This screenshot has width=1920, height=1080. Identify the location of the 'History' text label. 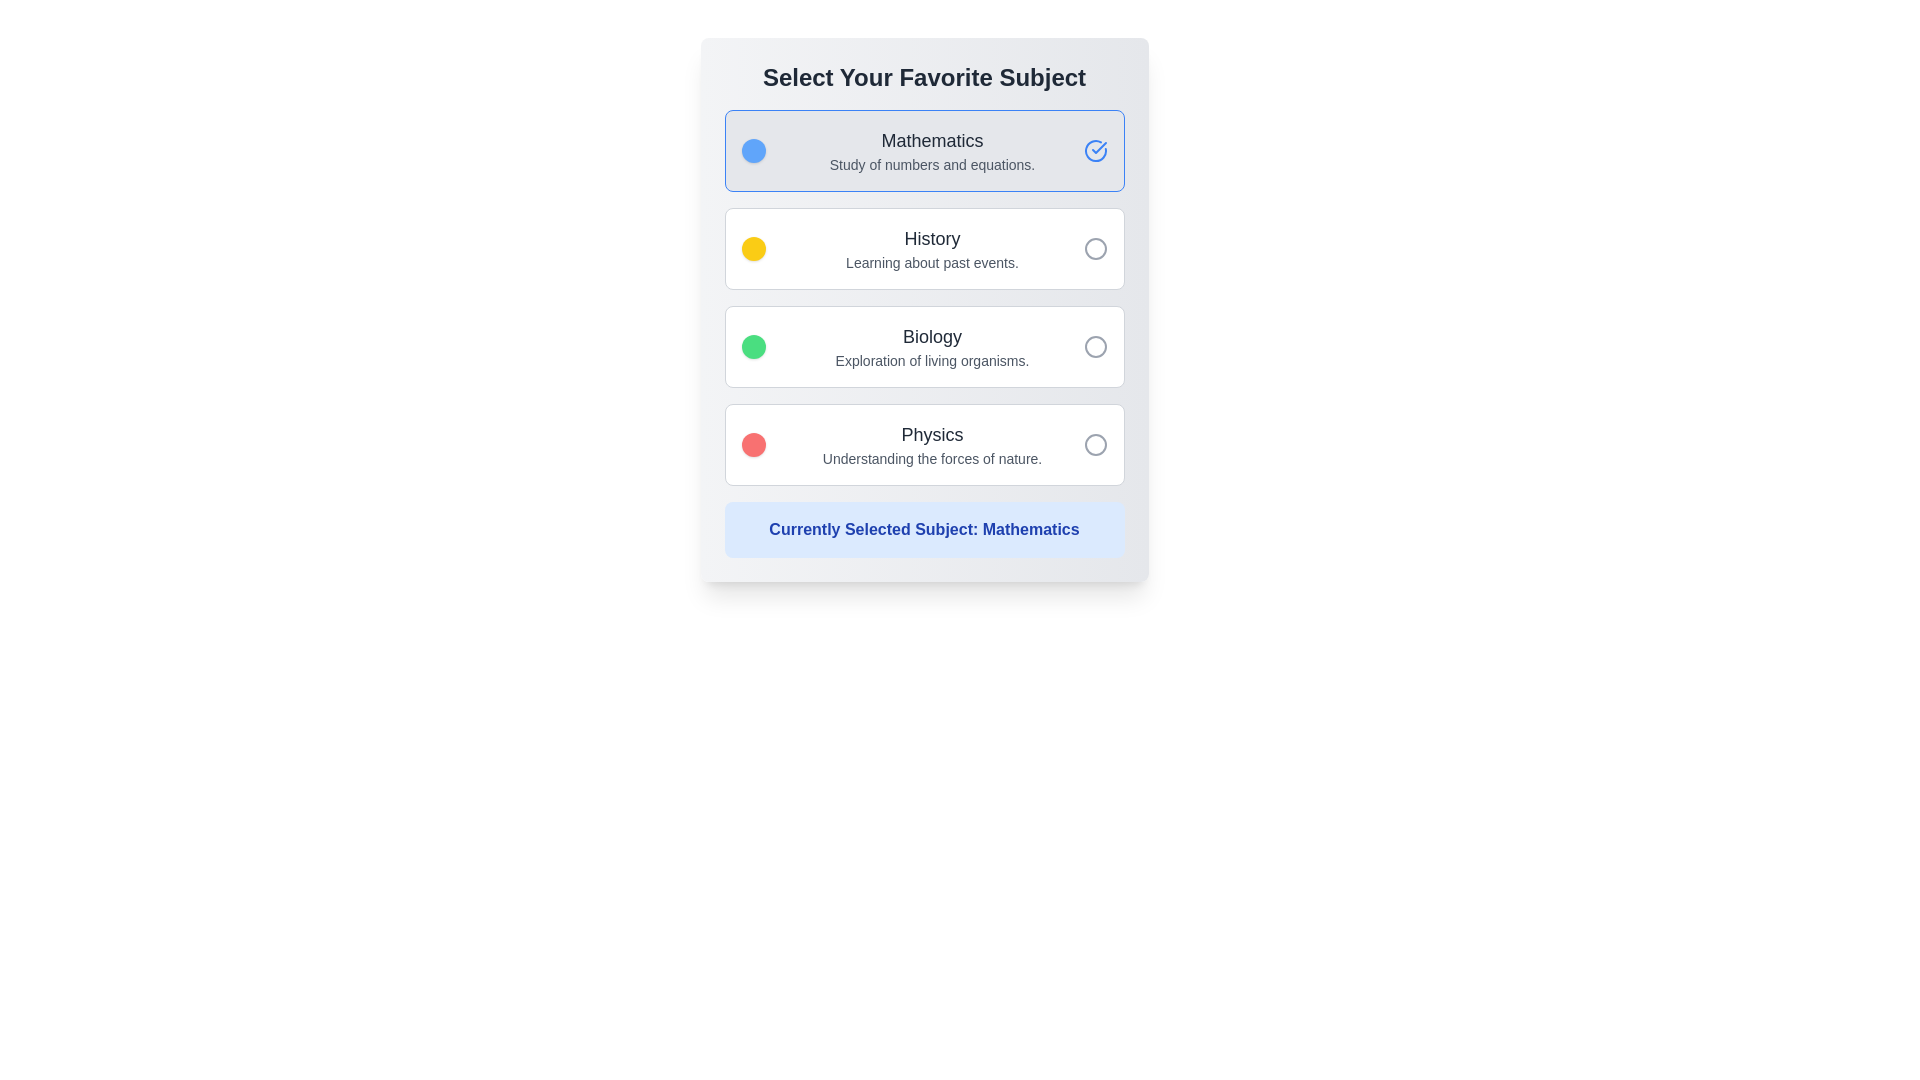
(931, 238).